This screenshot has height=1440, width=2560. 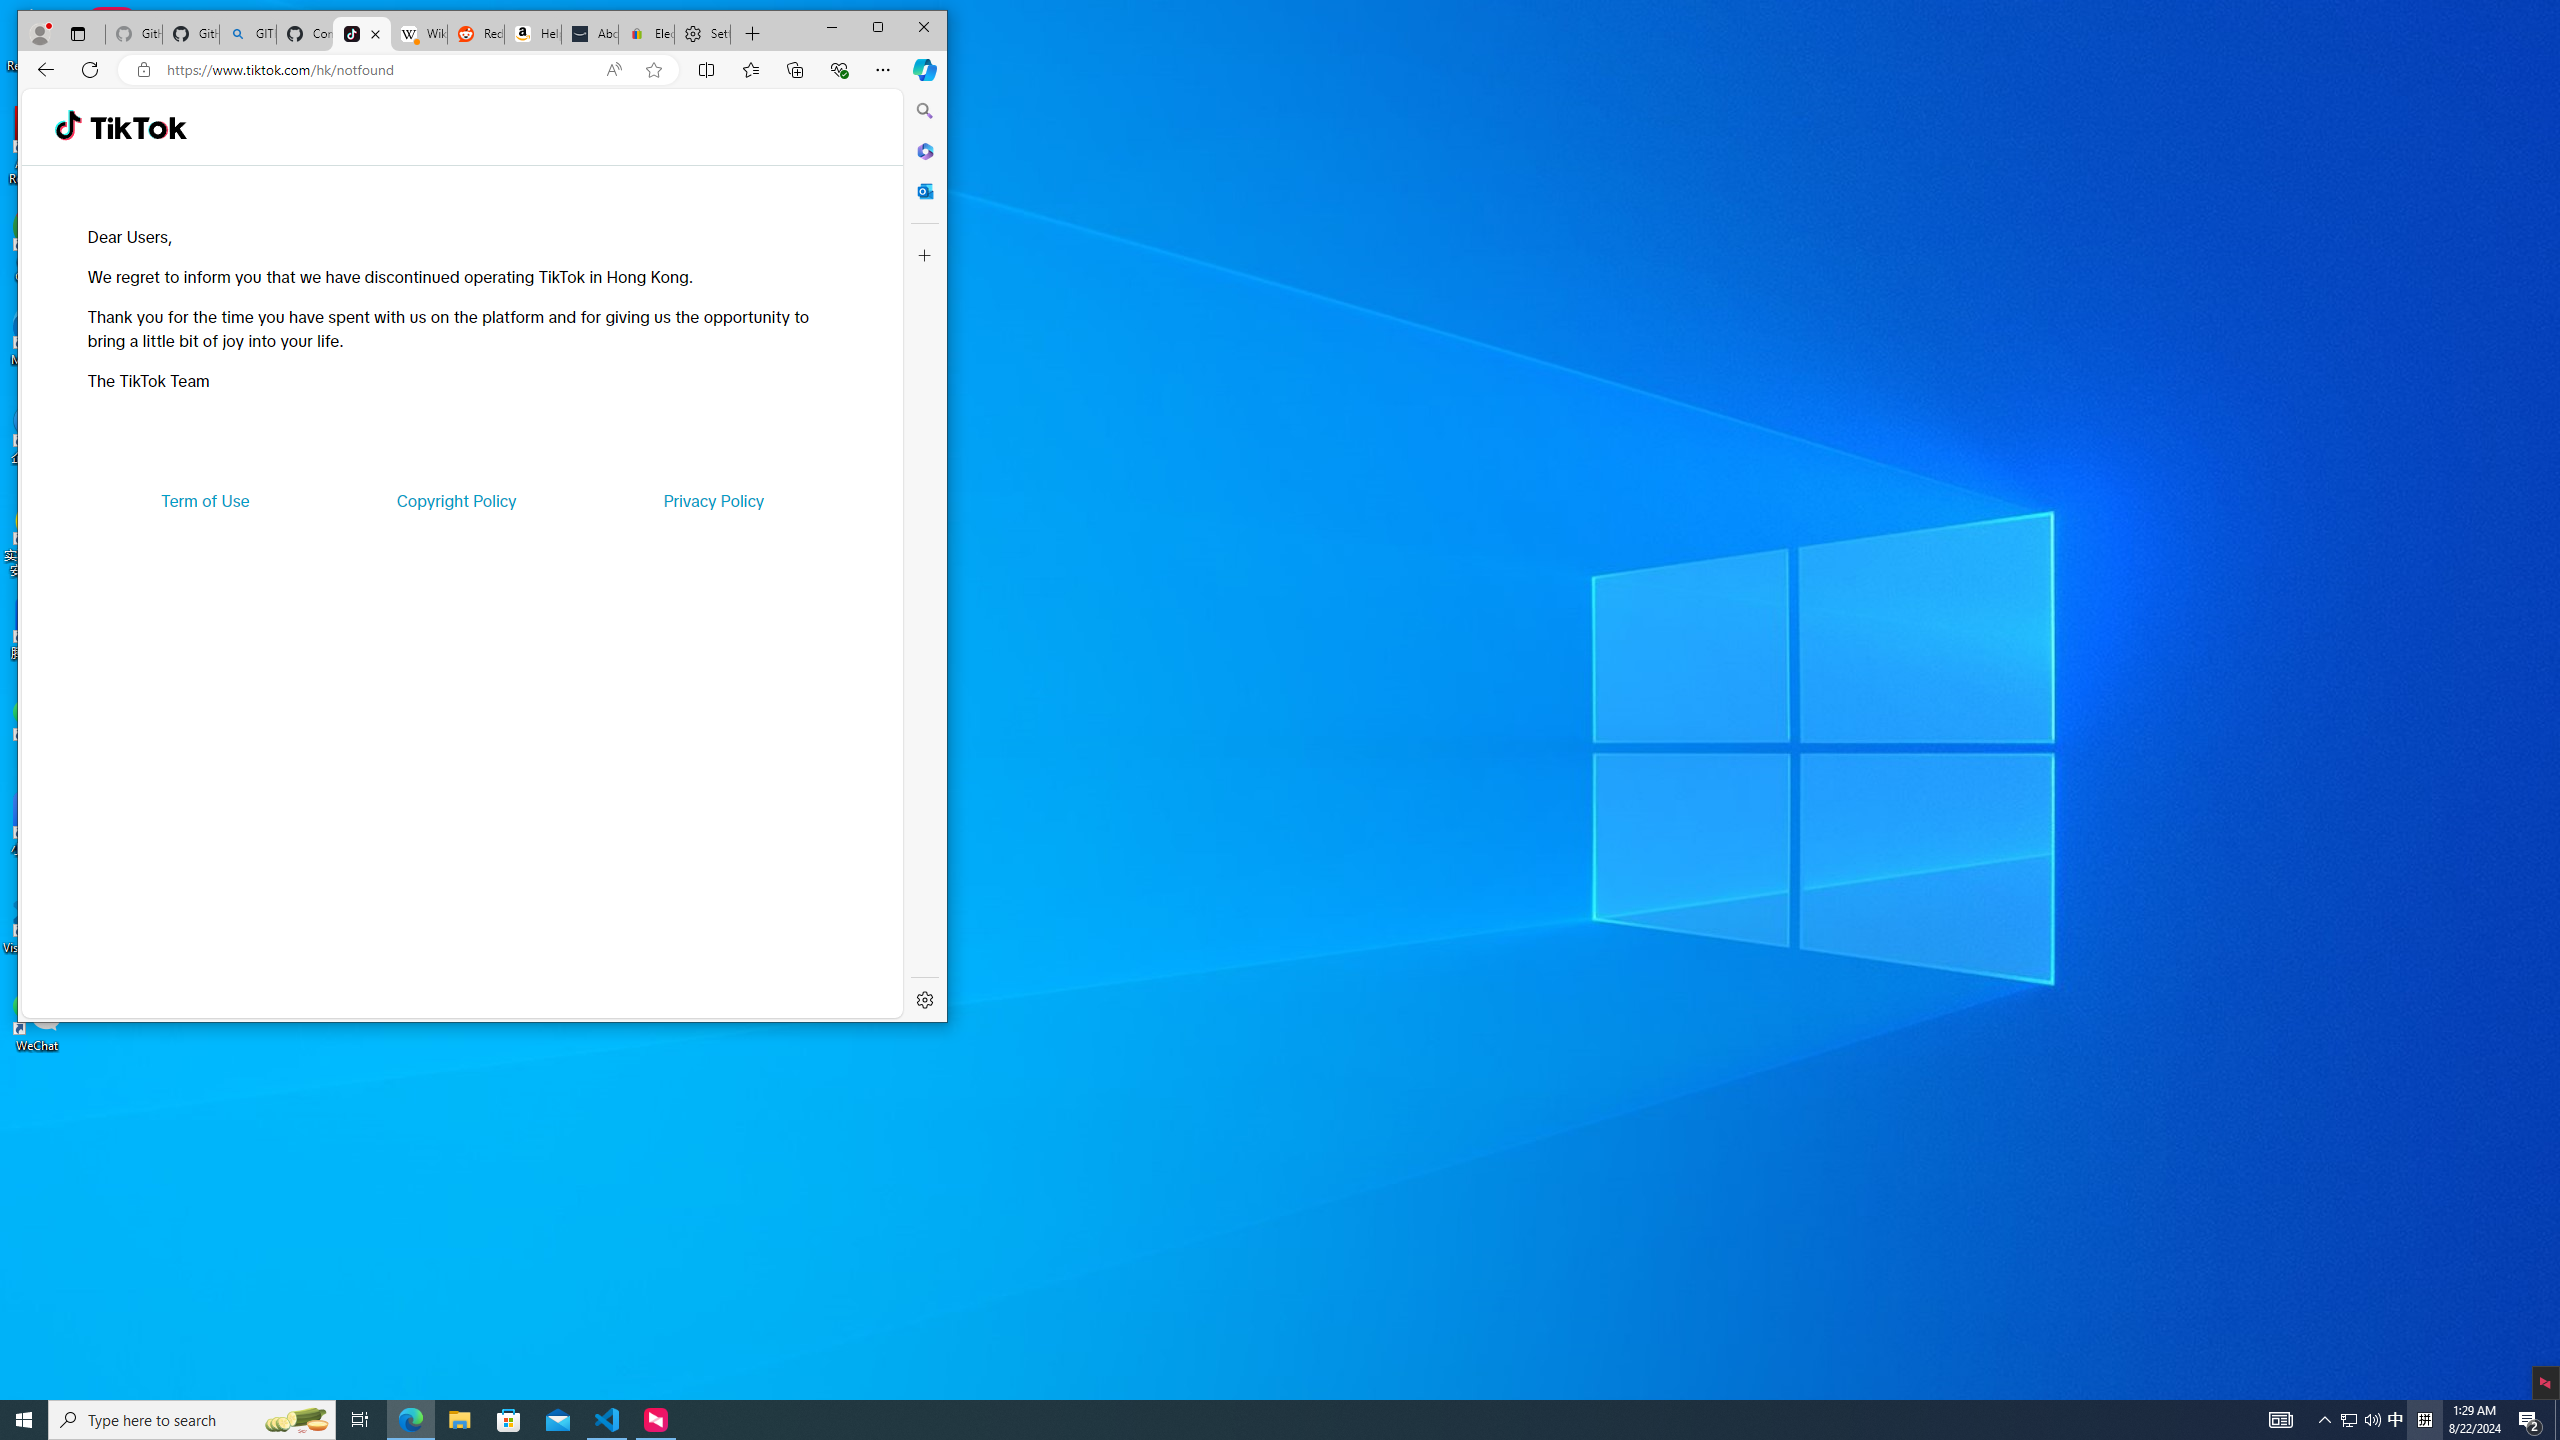 What do you see at coordinates (2372, 1418) in the screenshot?
I see `'Q2790: 100%'` at bounding box center [2372, 1418].